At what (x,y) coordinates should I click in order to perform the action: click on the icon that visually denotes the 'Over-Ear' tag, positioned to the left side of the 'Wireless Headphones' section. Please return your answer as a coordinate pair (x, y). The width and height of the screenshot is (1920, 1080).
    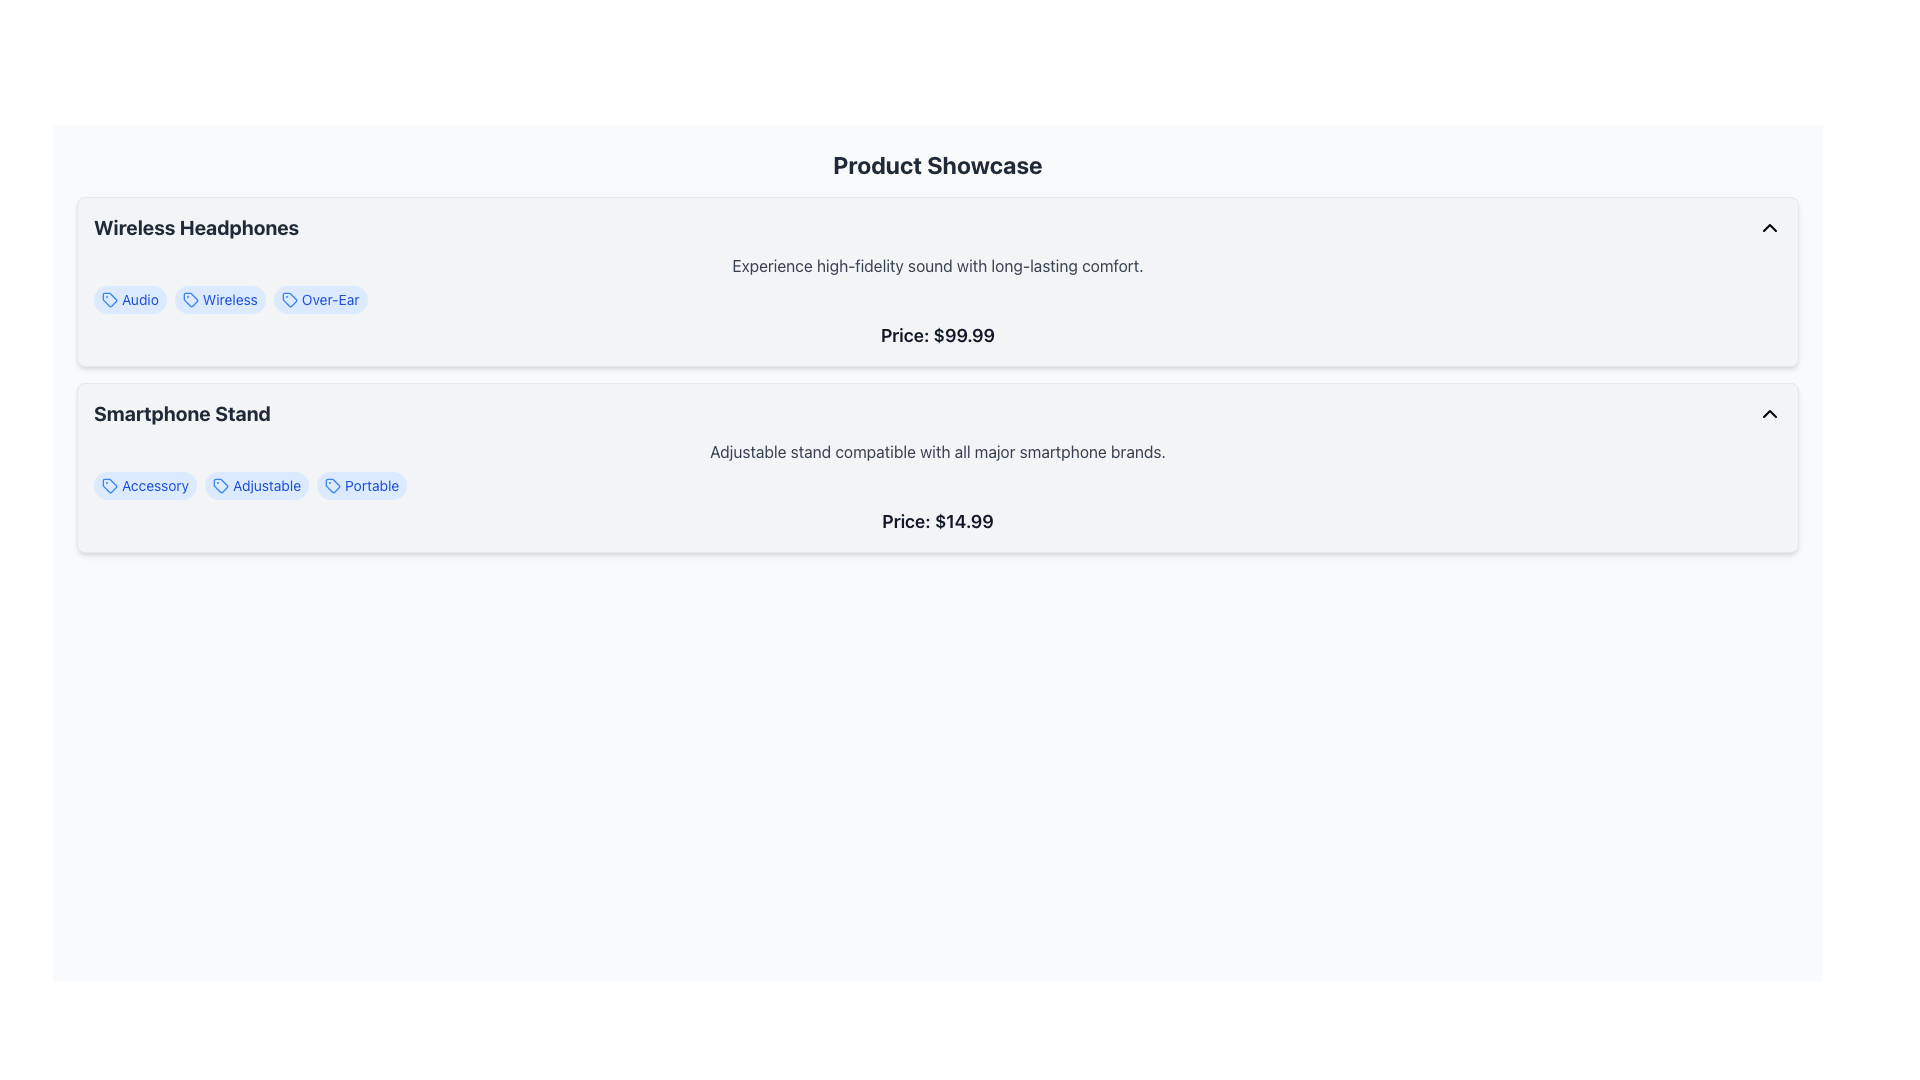
    Looking at the image, I should click on (288, 300).